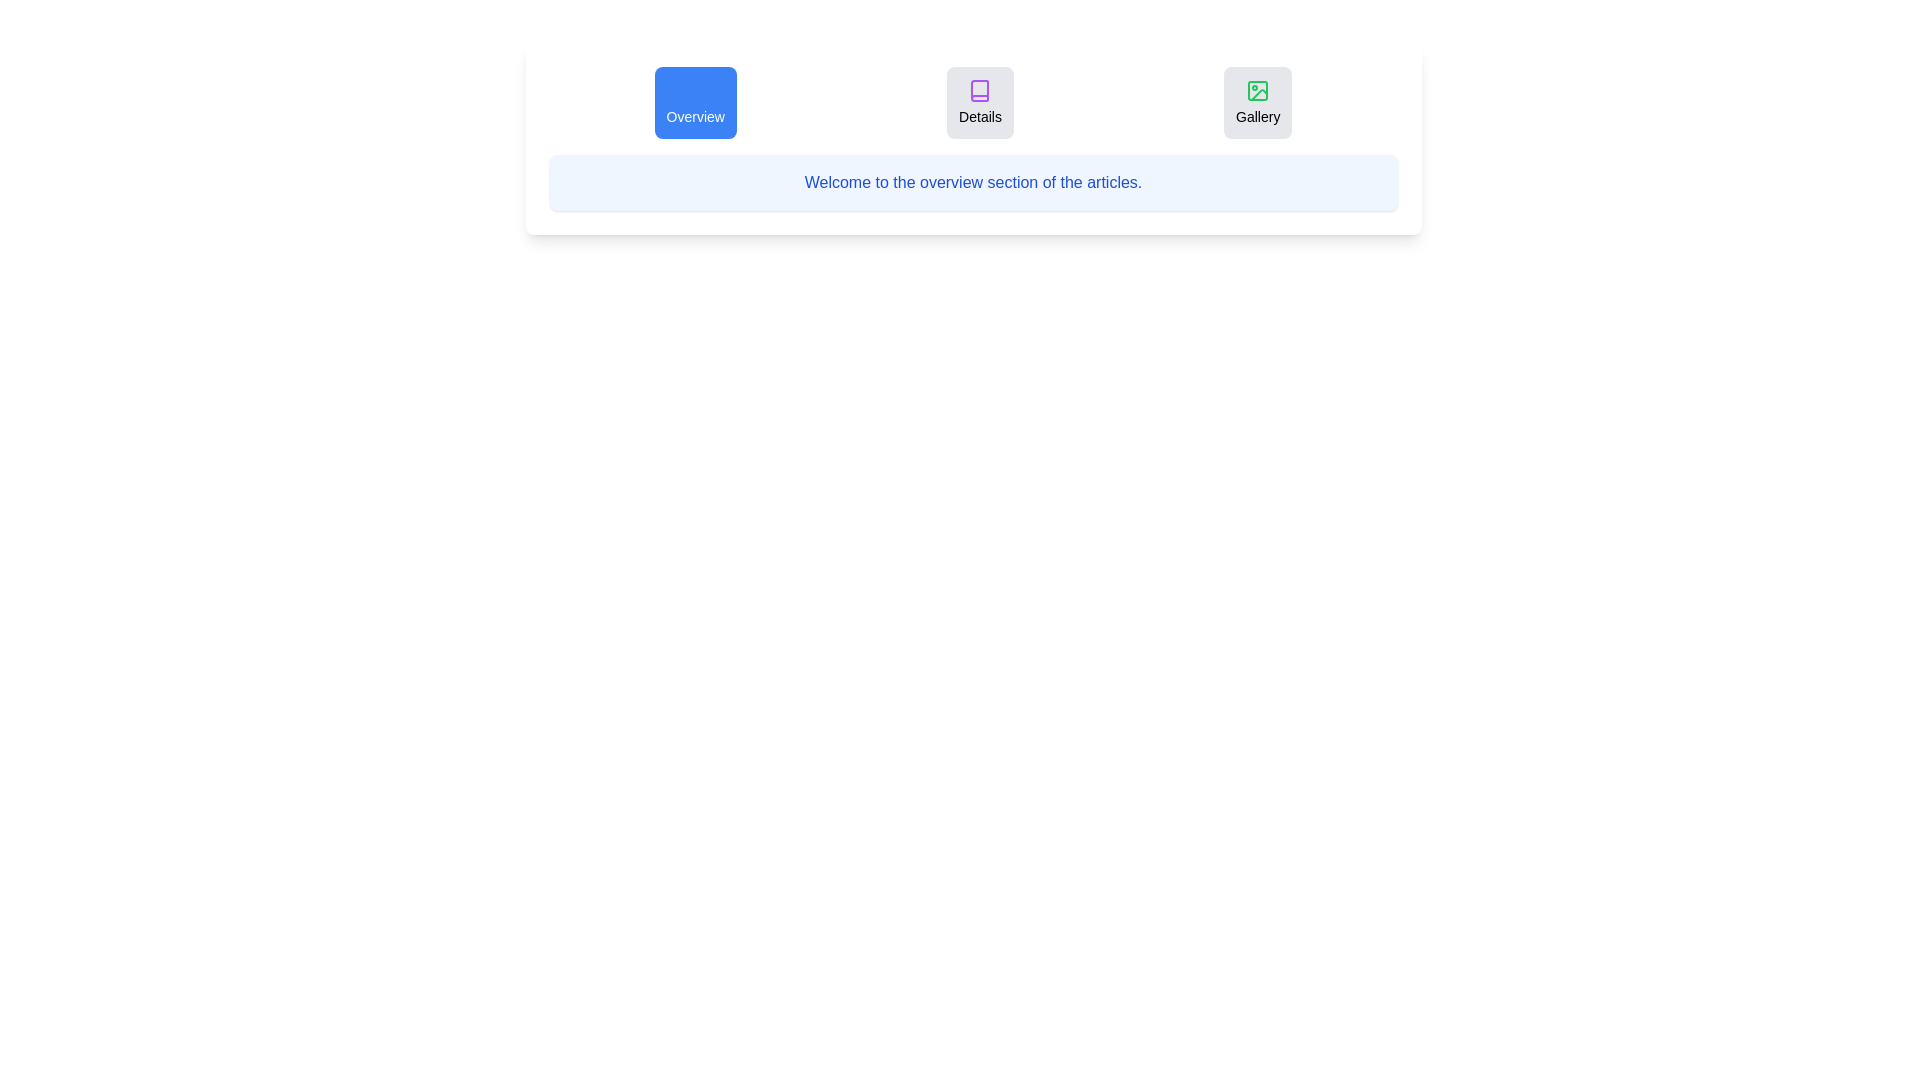  What do you see at coordinates (980, 103) in the screenshot?
I see `the tab labeled Details` at bounding box center [980, 103].